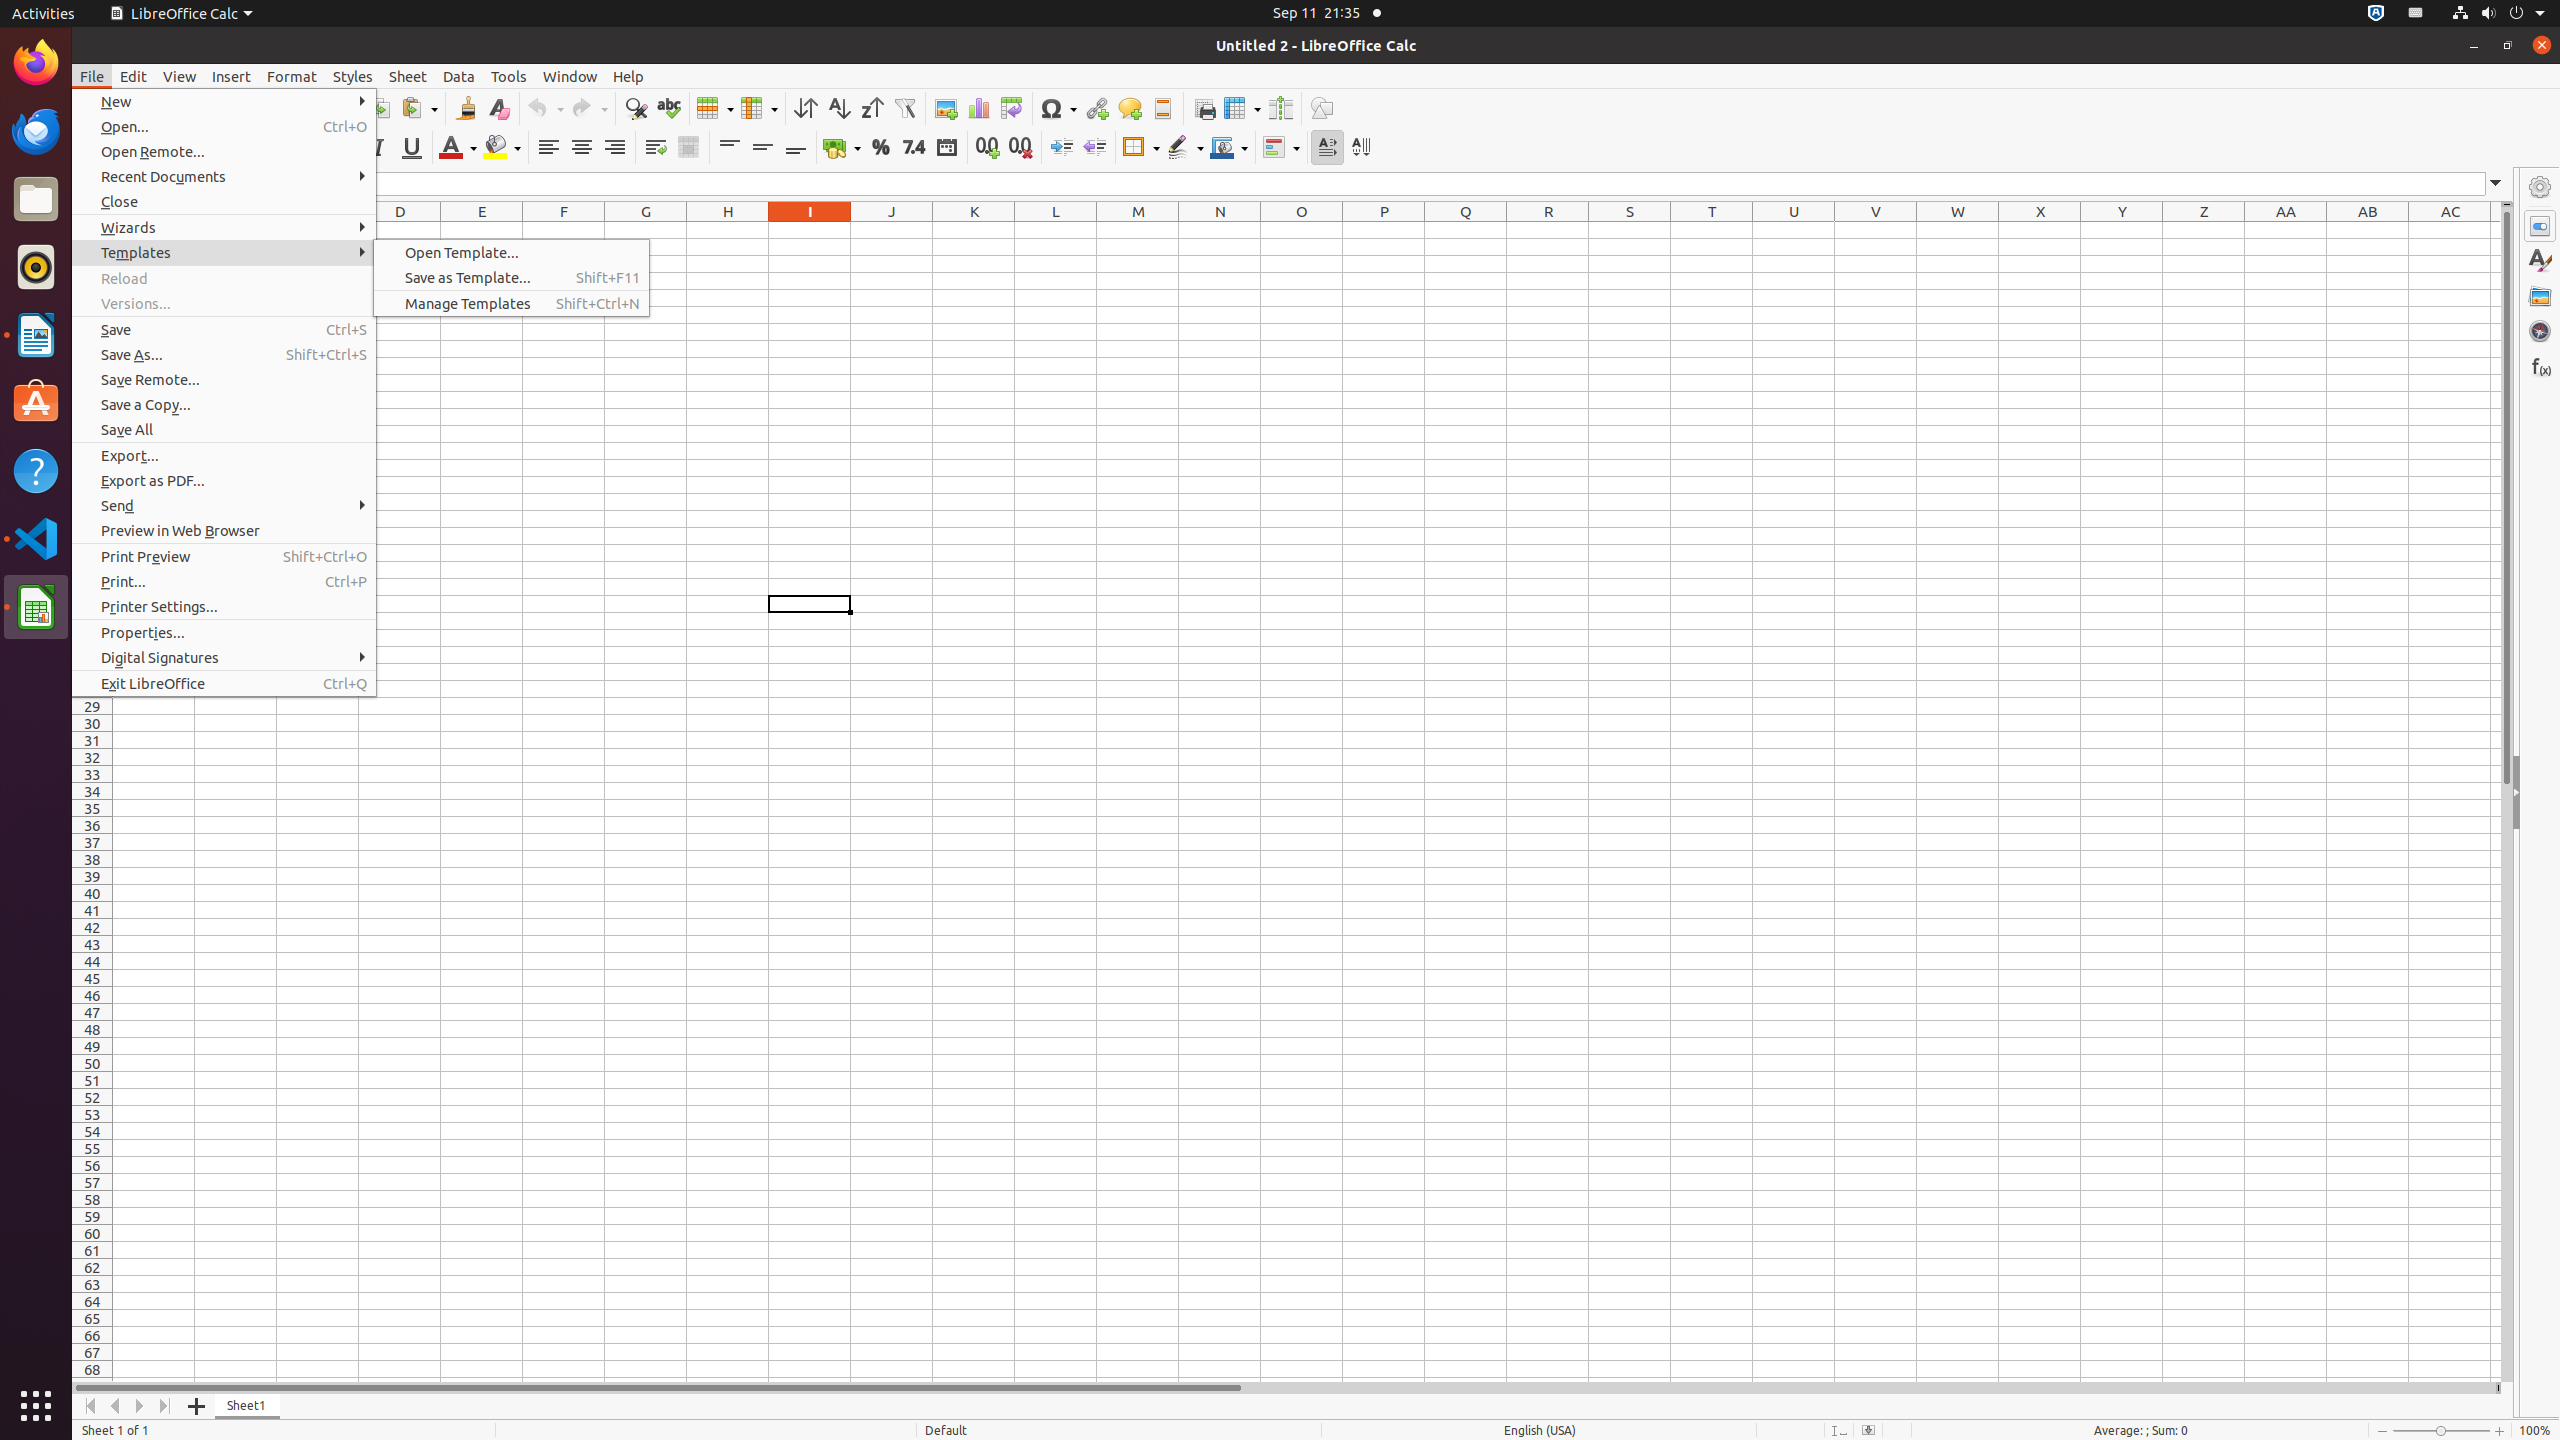 The width and height of the screenshot is (2560, 1440). I want to click on 'Delete Decimal Place', so click(1019, 146).